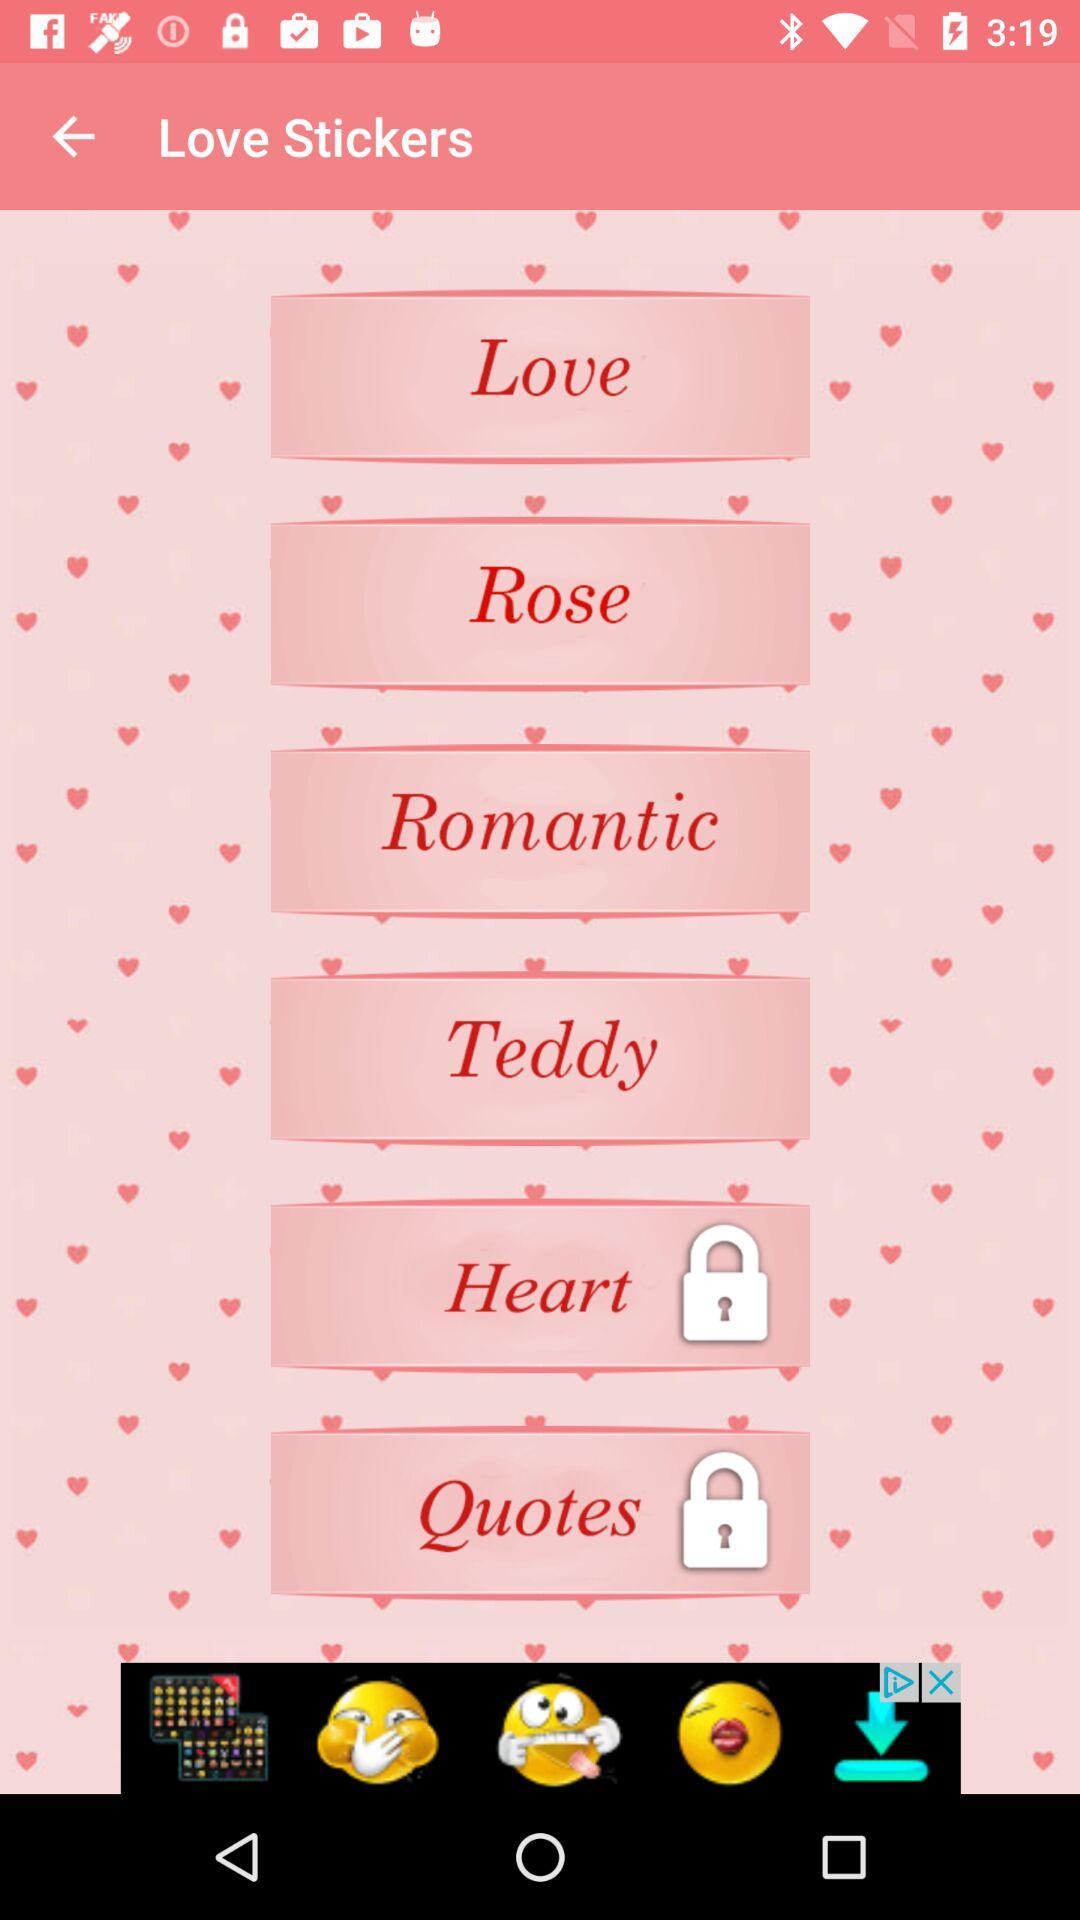 The height and width of the screenshot is (1920, 1080). Describe the element at coordinates (540, 1057) in the screenshot. I see `enters heart sticker` at that location.